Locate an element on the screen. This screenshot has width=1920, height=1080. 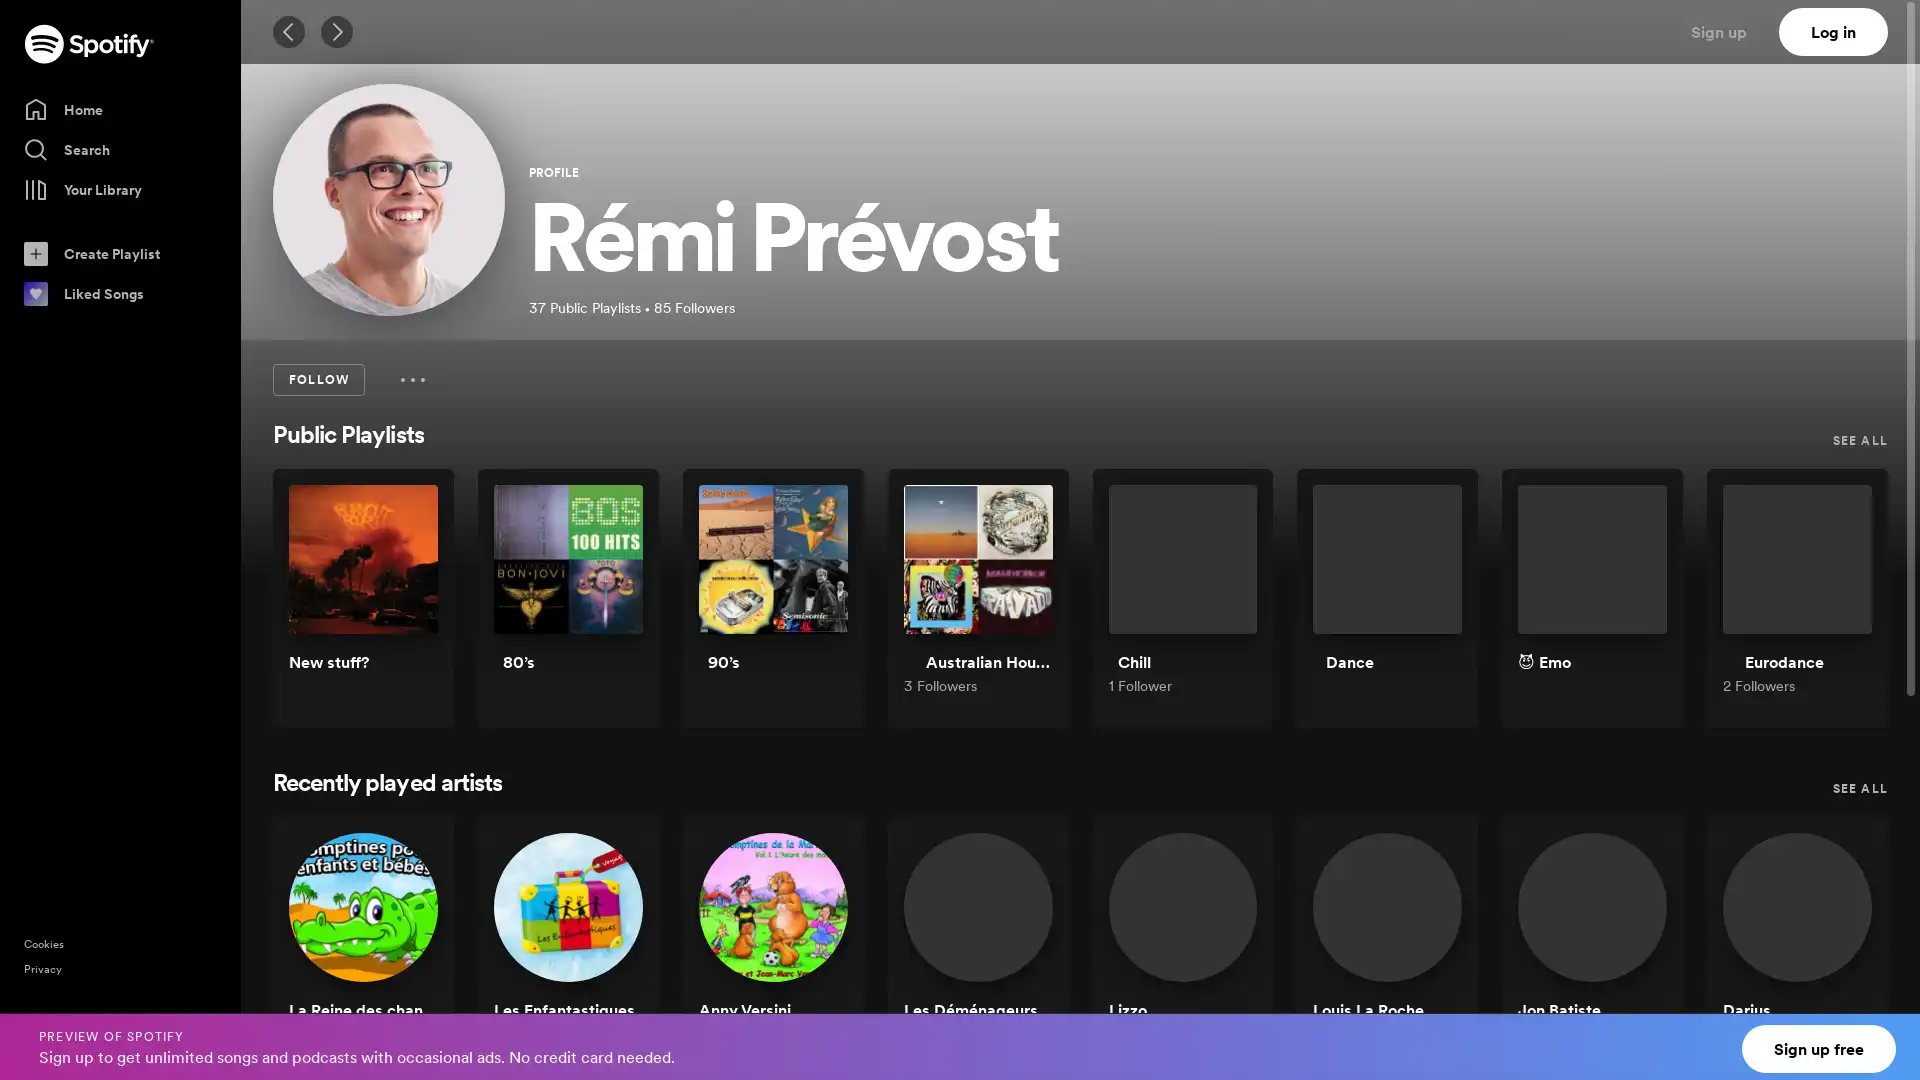
Close is located at coordinates (1886, 1034).